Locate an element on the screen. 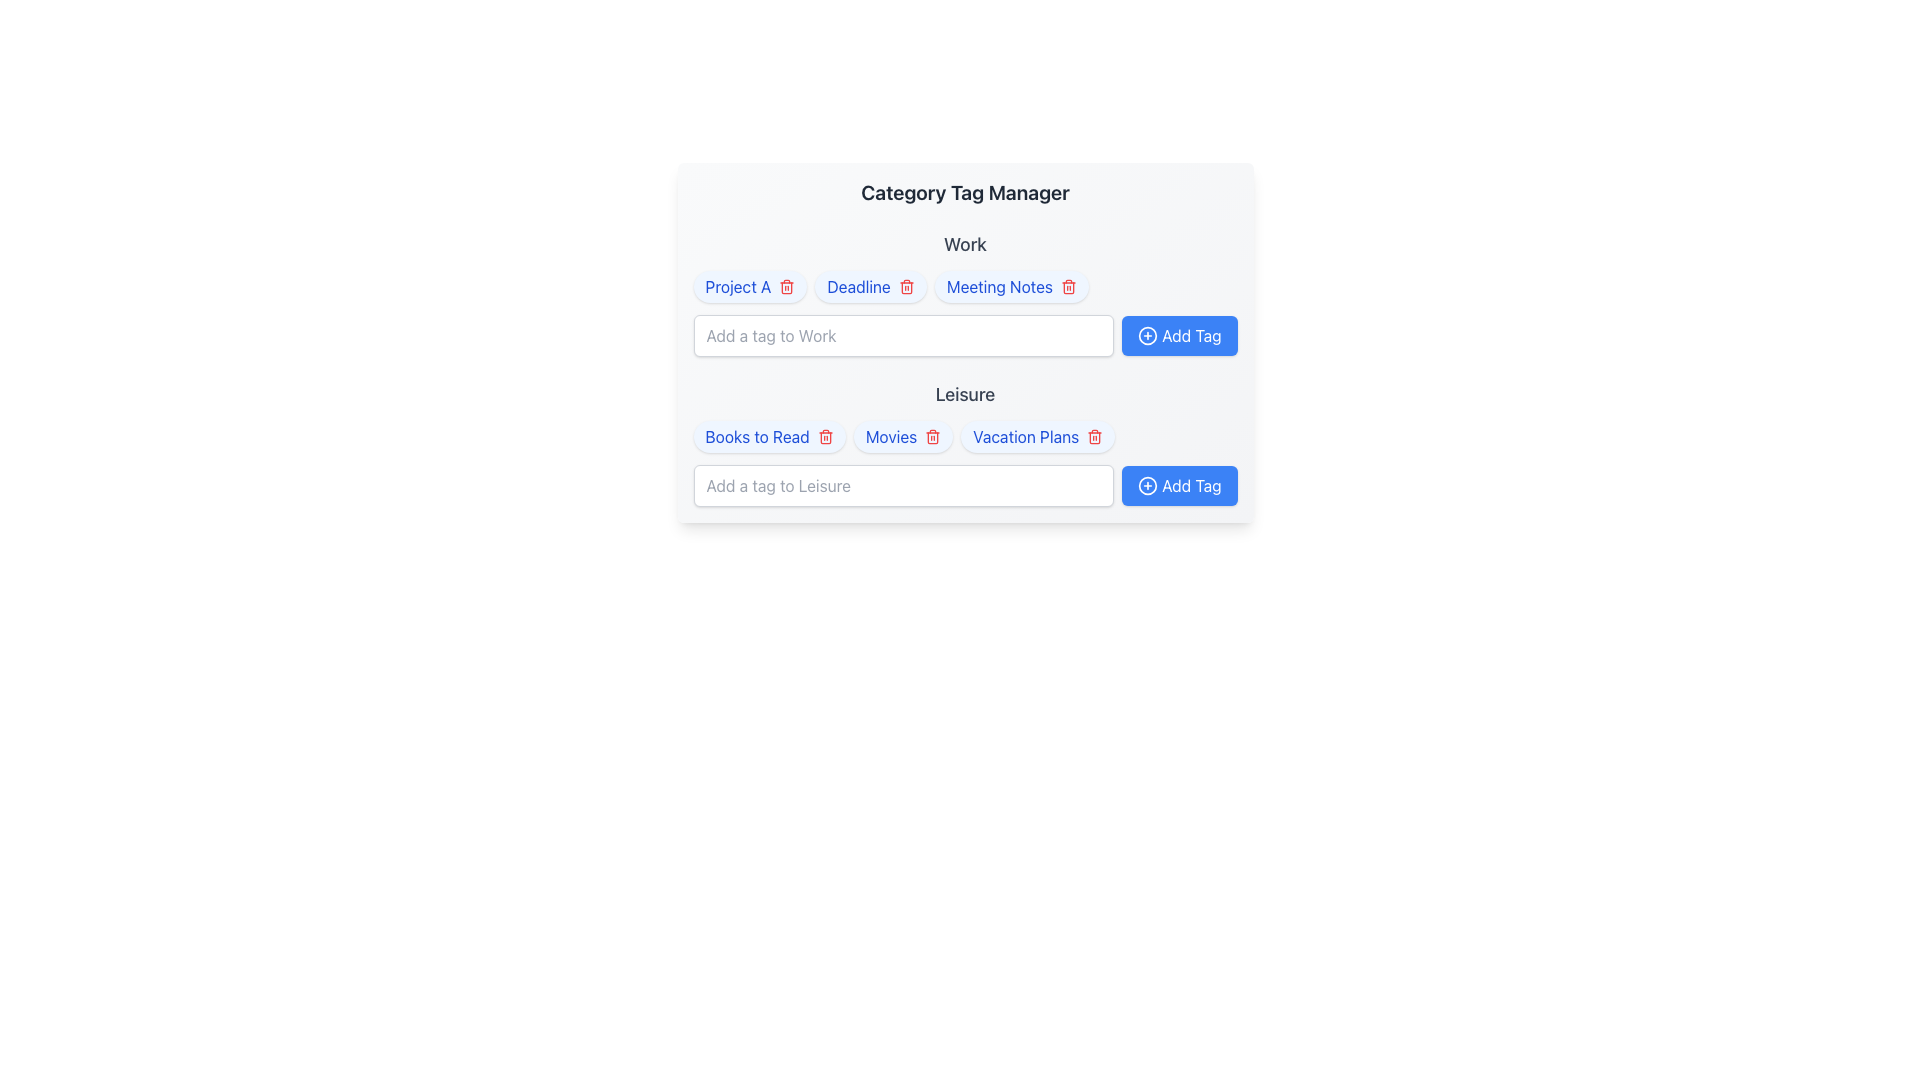  the text label displaying 'Project A' within the 'Work' group of tags in the 'Category Tag Manager' interface is located at coordinates (737, 286).